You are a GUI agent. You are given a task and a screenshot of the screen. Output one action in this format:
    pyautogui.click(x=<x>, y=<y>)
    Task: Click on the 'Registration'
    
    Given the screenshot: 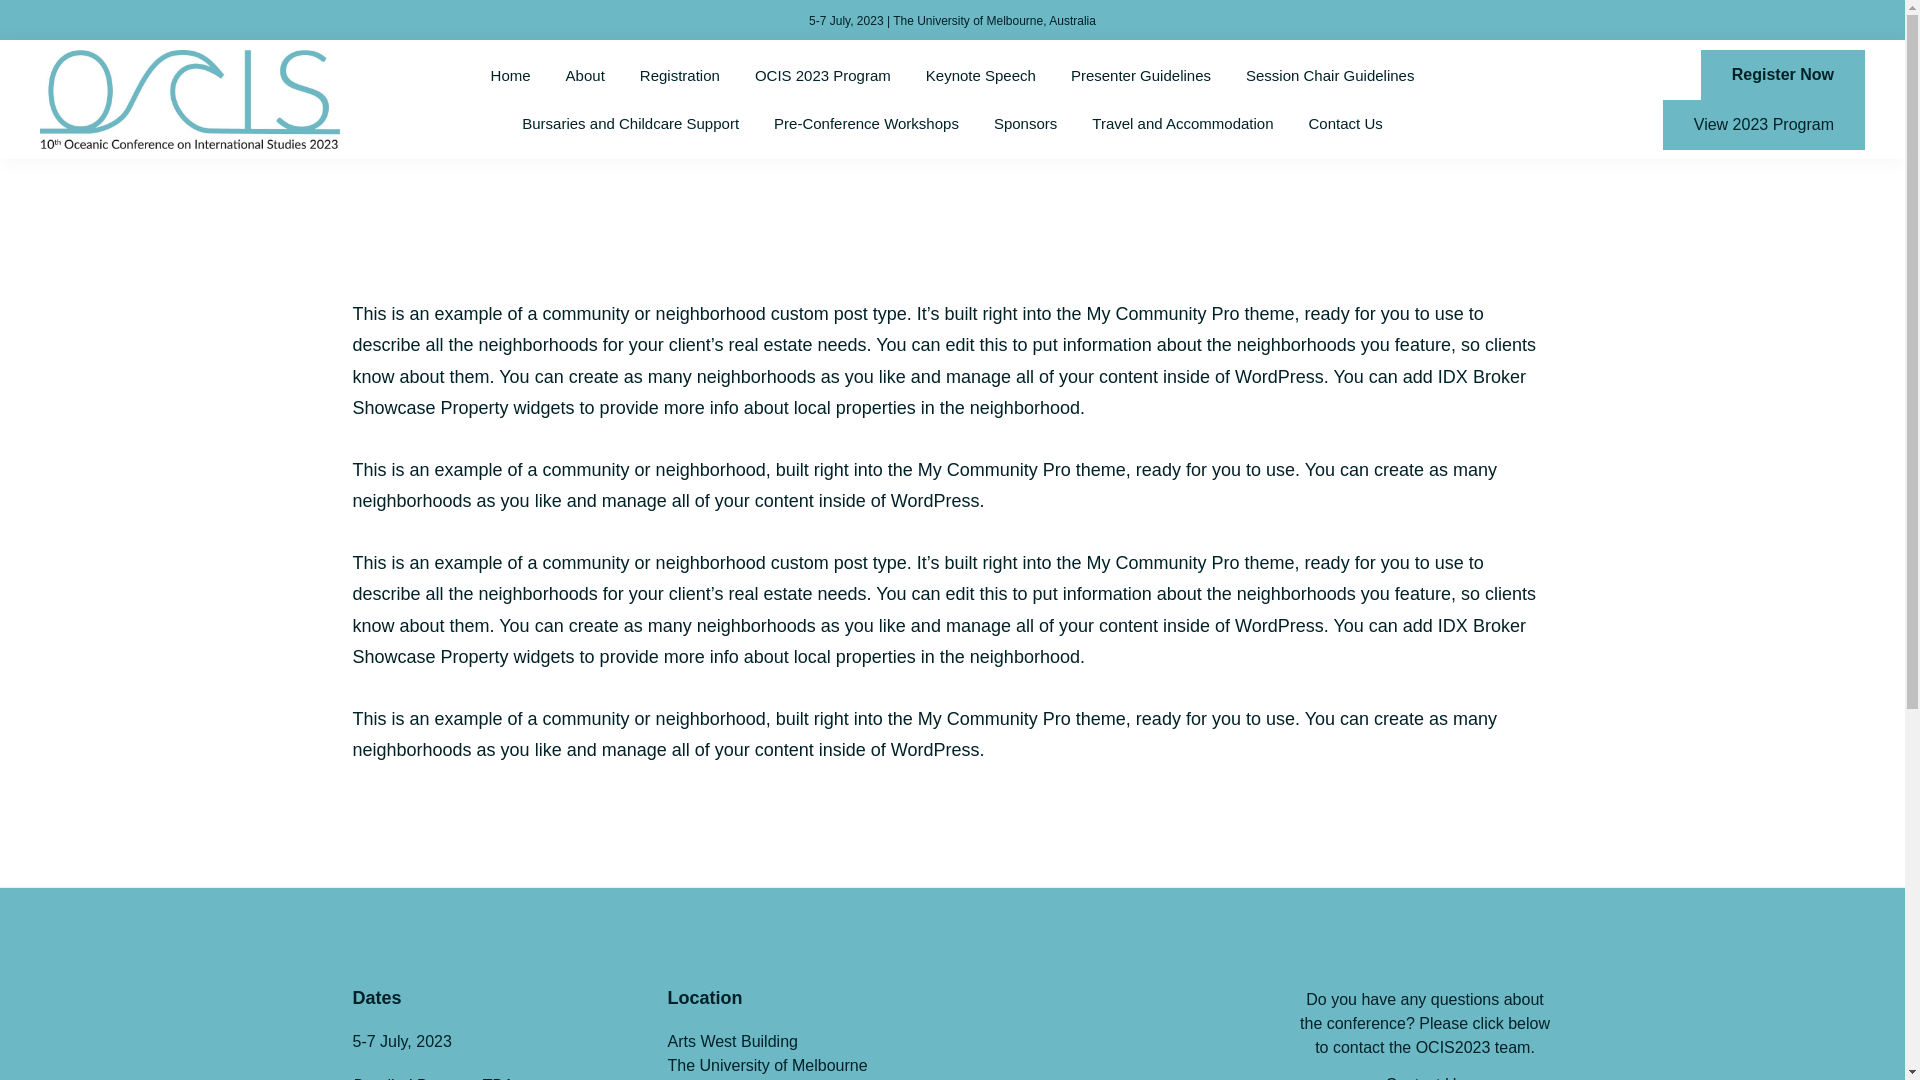 What is the action you would take?
    pyautogui.click(x=680, y=75)
    